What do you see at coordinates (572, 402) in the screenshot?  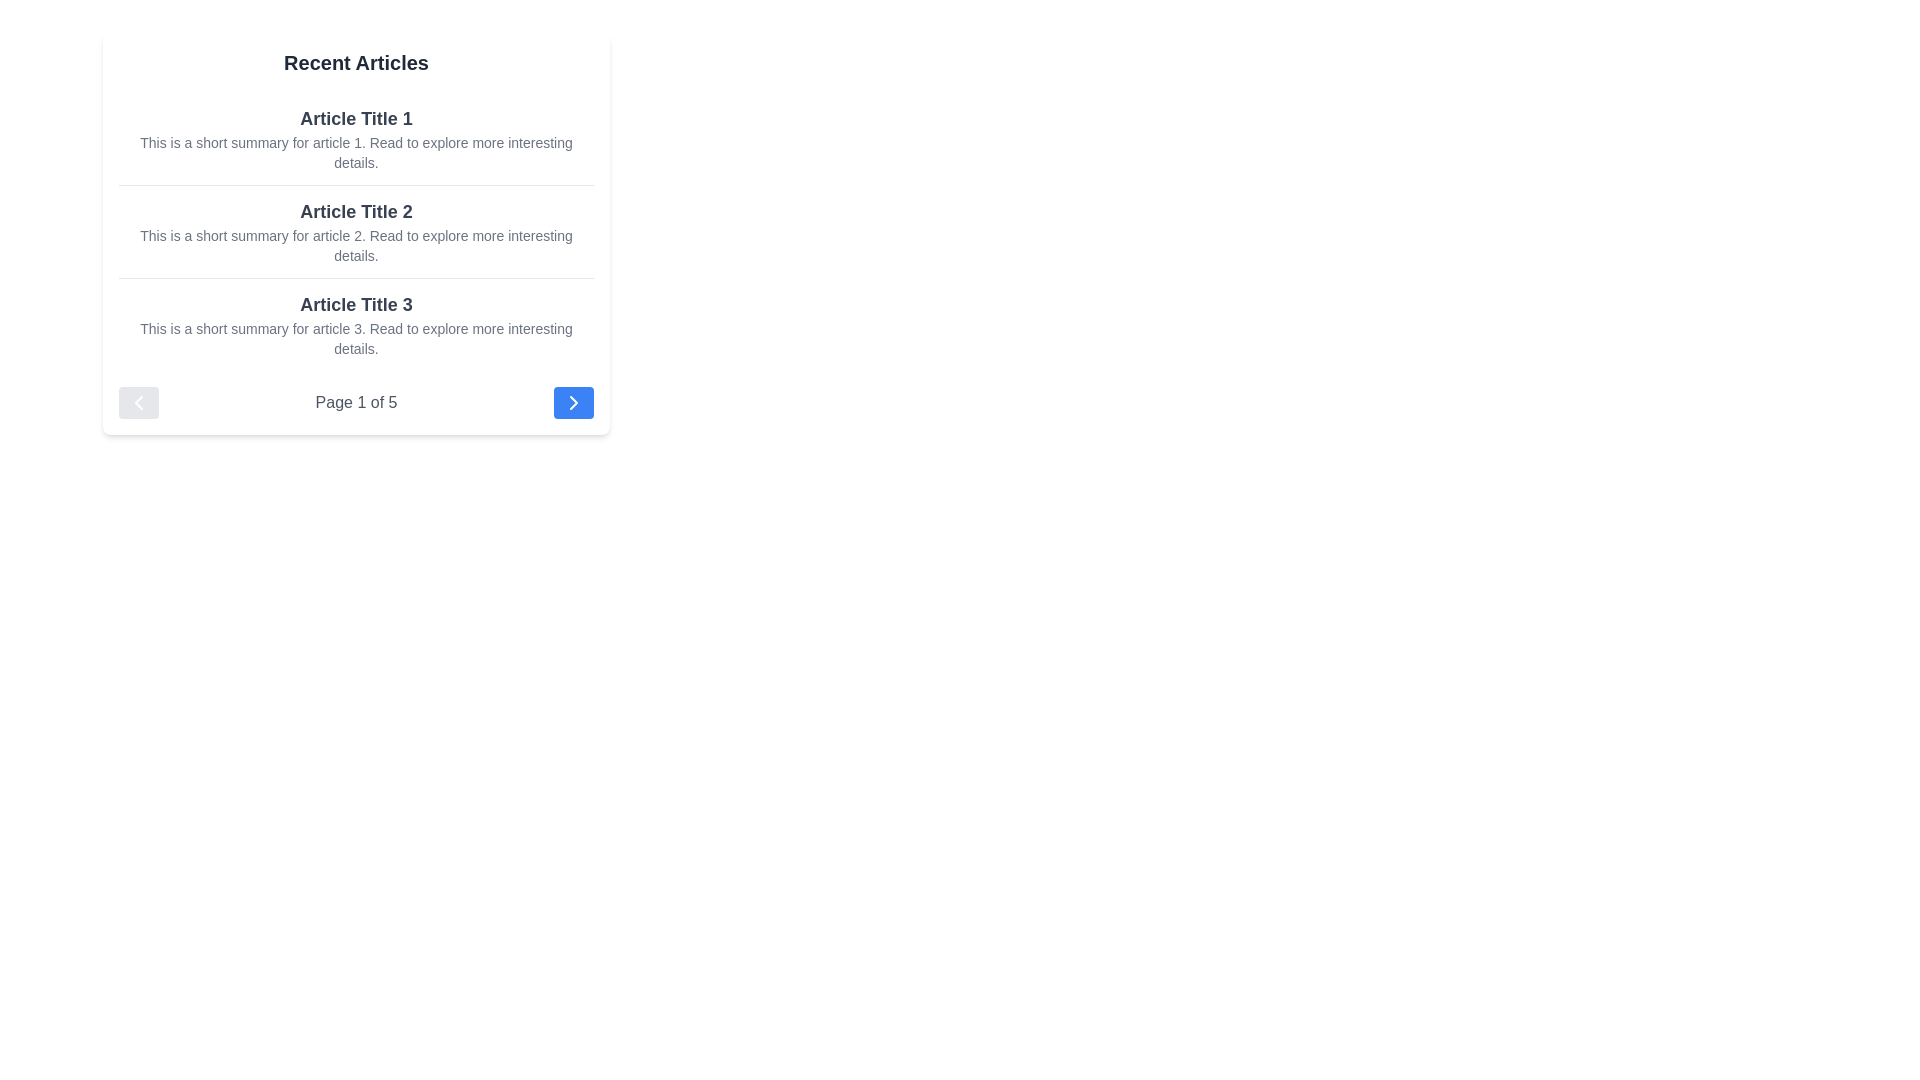 I see `the 'Next Page' button located at the bottom right corner of the pagination control` at bounding box center [572, 402].